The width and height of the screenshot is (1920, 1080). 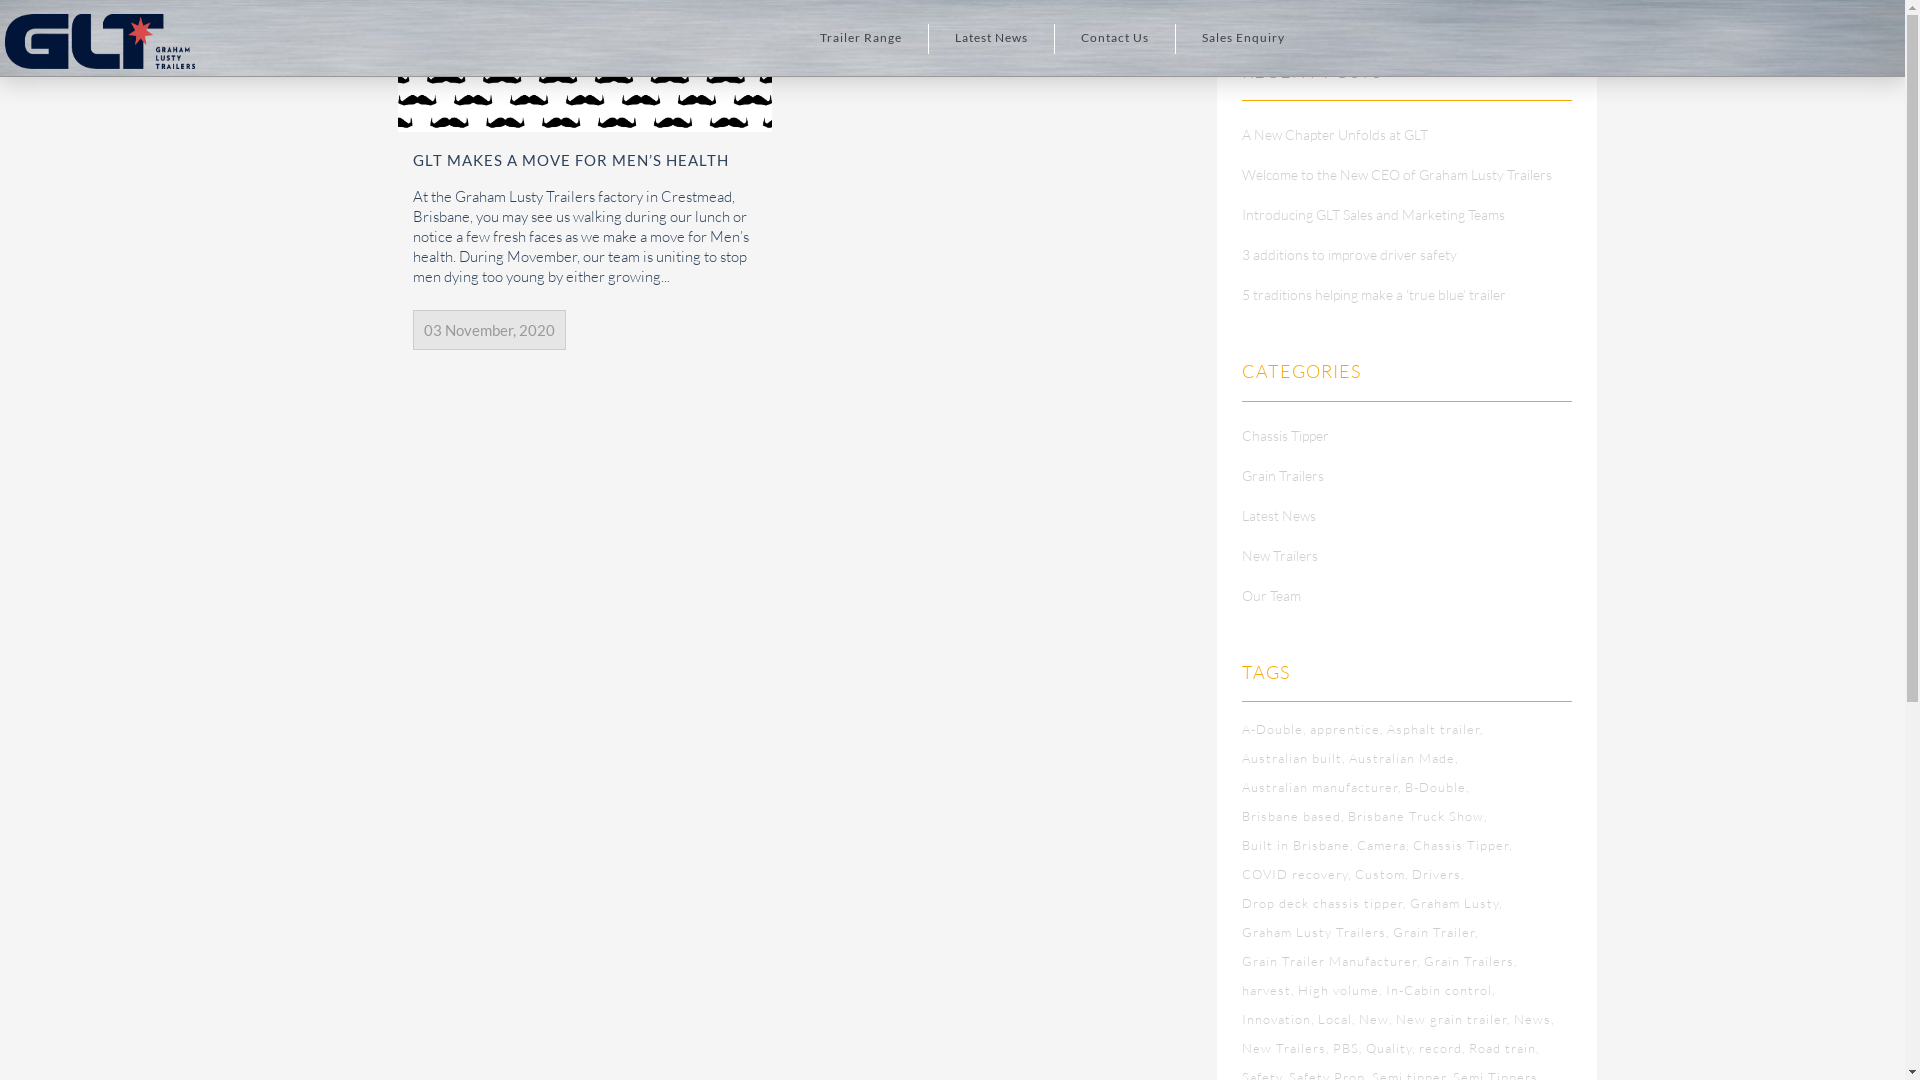 What do you see at coordinates (1277, 1018) in the screenshot?
I see `'Innovation'` at bounding box center [1277, 1018].